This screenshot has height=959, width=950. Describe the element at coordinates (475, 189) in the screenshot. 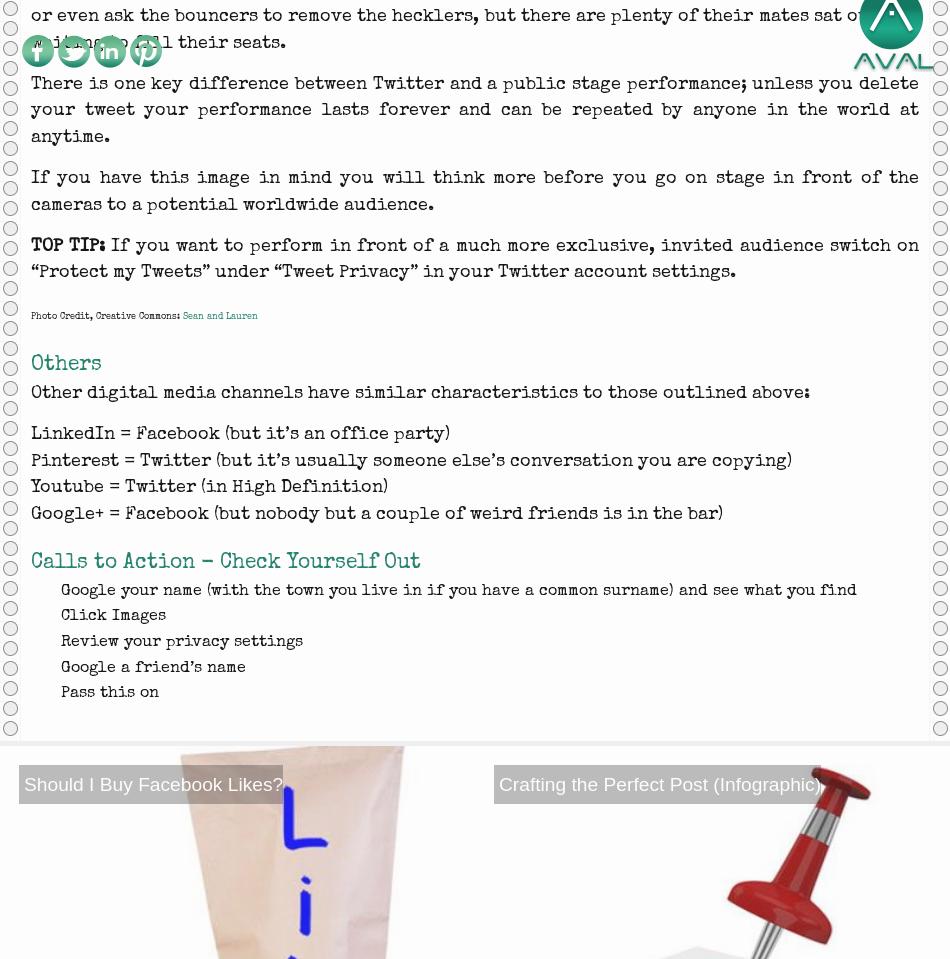

I see `'If you have this image in mind you will think more before you go on stage in front of the cameras to a potential worldwide audience.'` at that location.